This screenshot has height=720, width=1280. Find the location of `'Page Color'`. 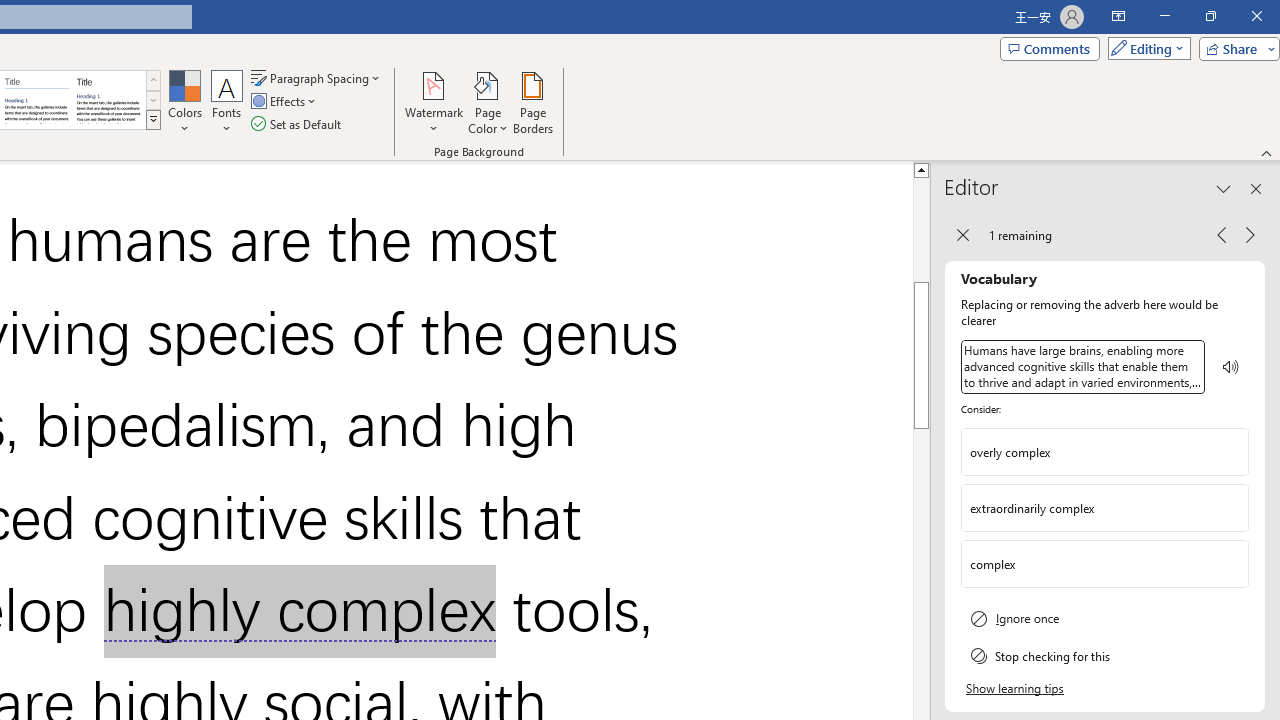

'Page Color' is located at coordinates (488, 103).